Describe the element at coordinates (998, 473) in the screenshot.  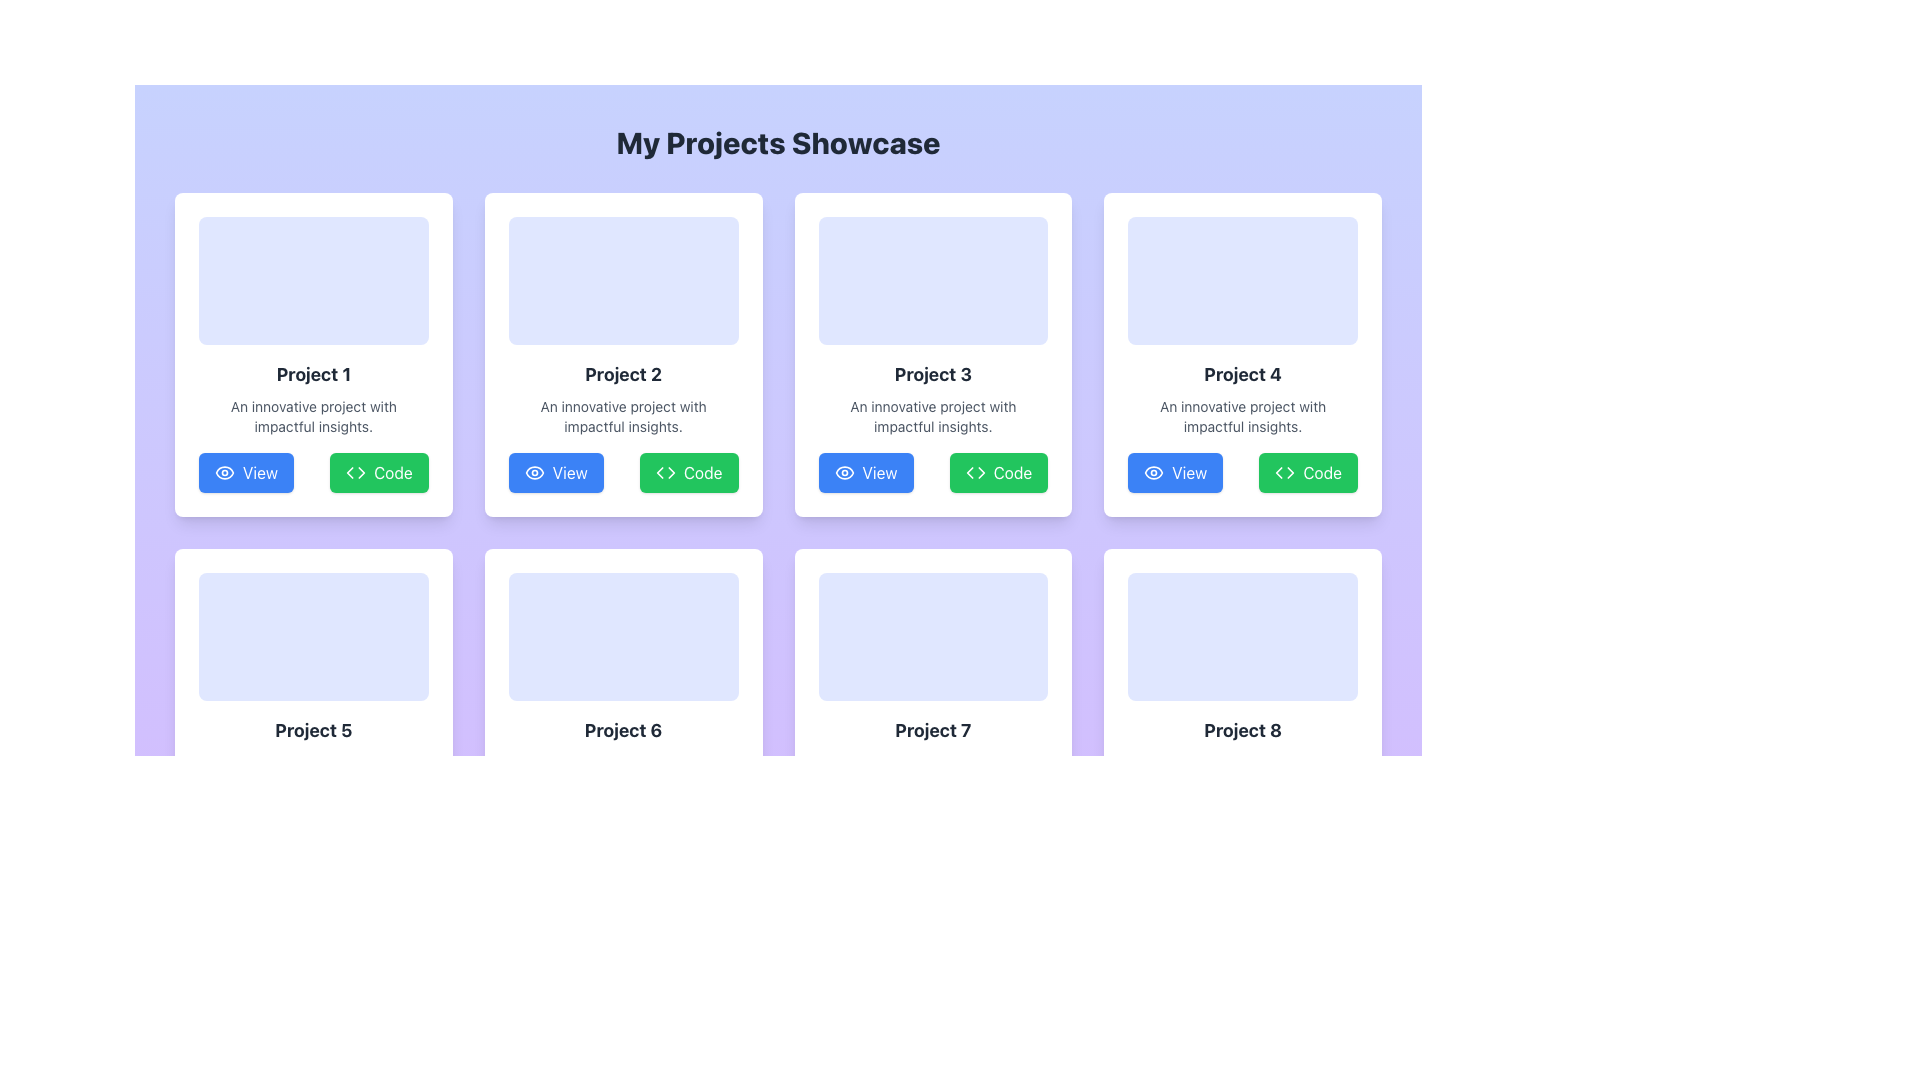
I see `the green button labeled 'Code' with code brackets icon, located at the bottom right of the 'Project 3' tile` at that location.